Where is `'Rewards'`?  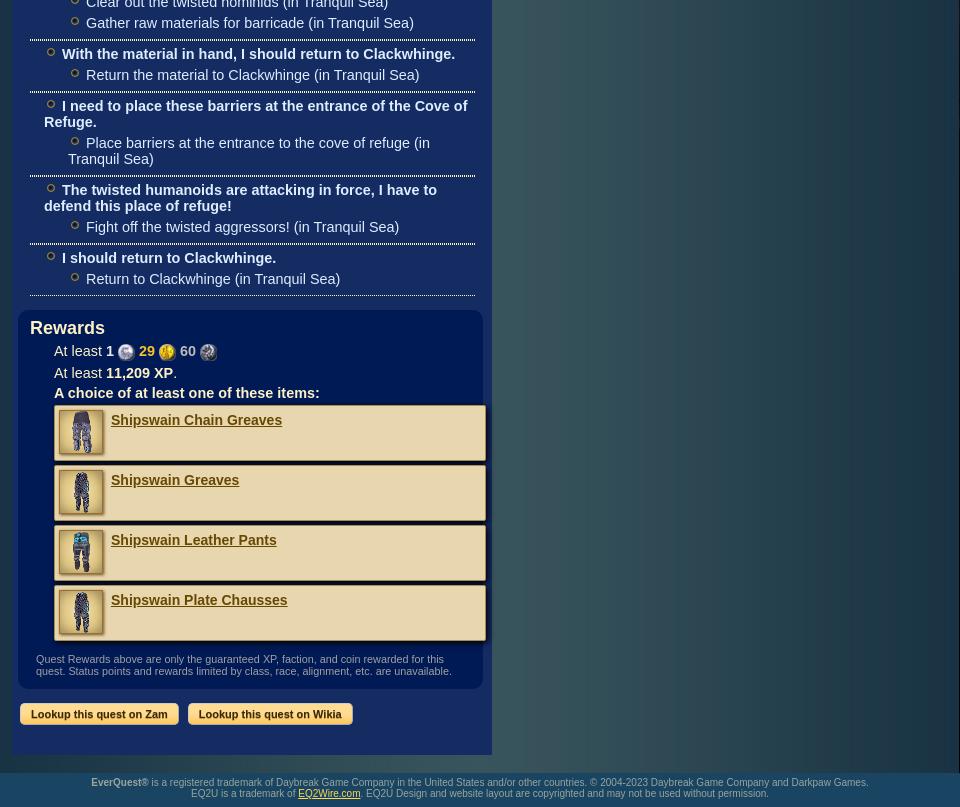
'Rewards' is located at coordinates (67, 327).